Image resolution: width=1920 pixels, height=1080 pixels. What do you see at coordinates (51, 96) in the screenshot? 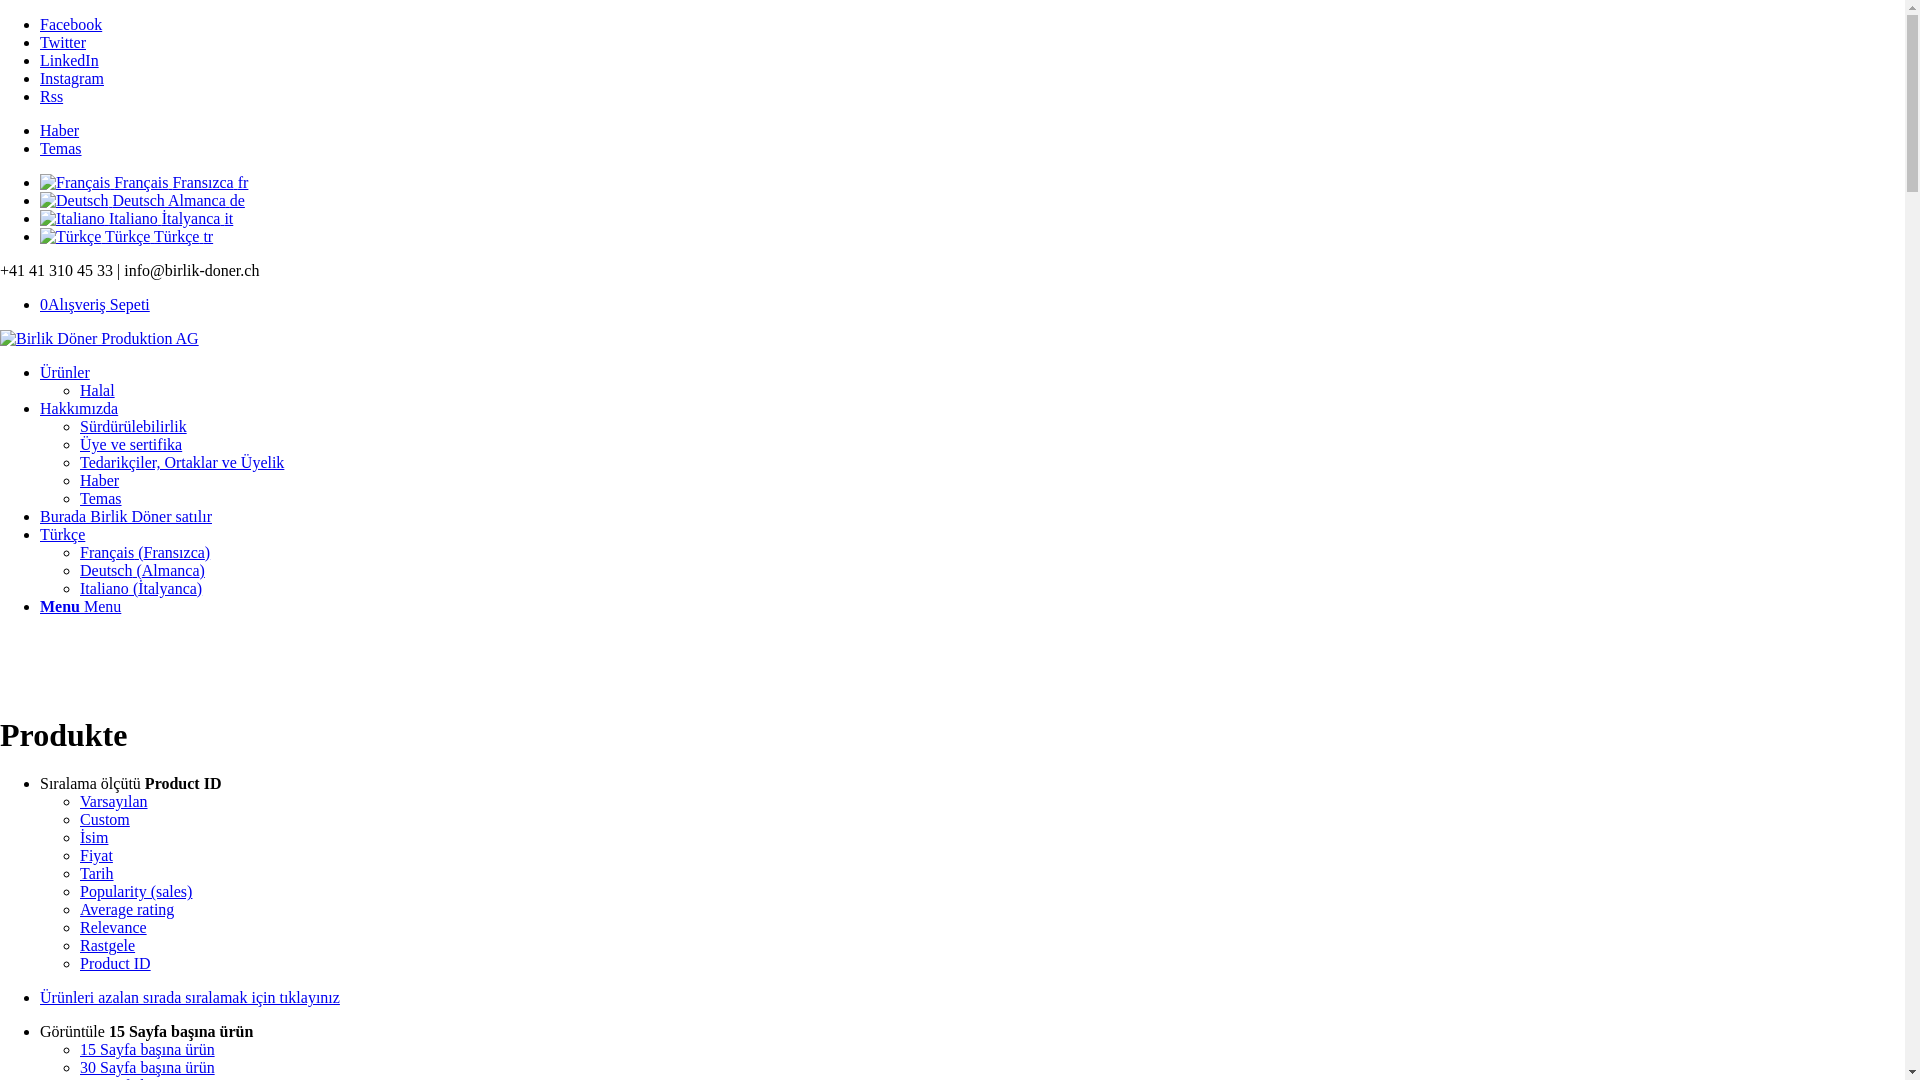
I see `'Rss'` at bounding box center [51, 96].